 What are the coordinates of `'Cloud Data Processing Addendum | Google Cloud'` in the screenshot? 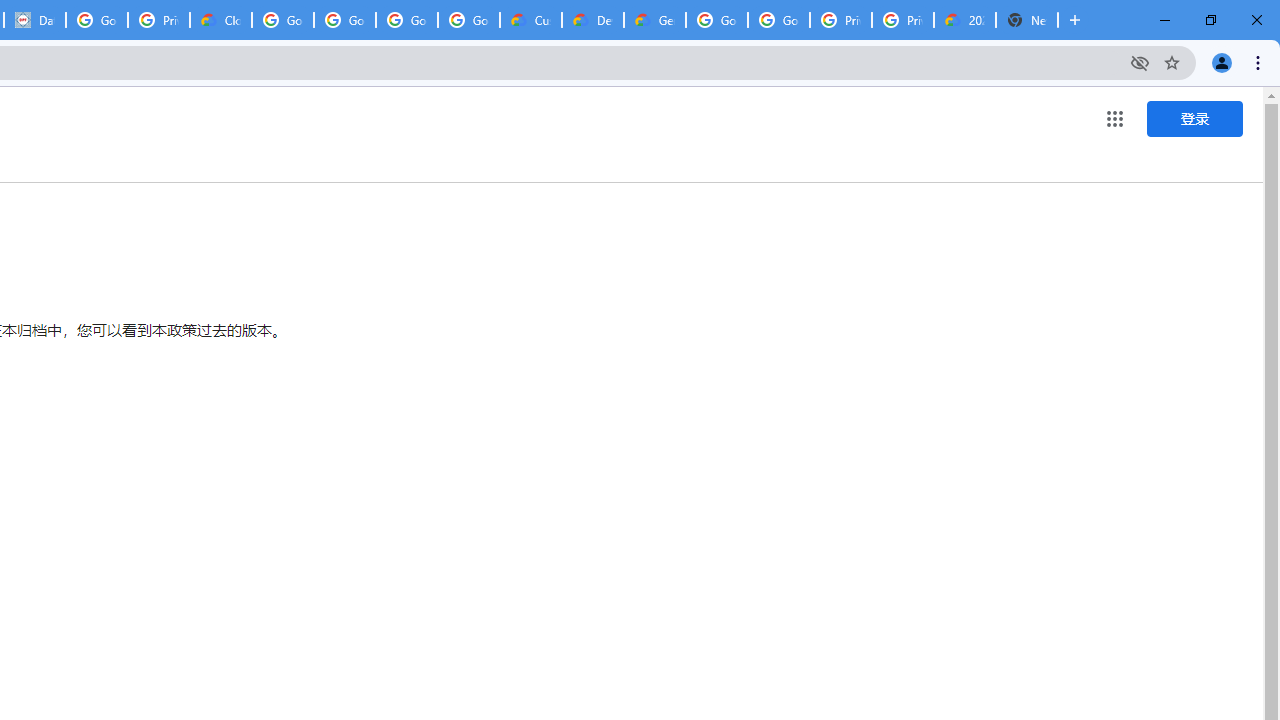 It's located at (220, 20).